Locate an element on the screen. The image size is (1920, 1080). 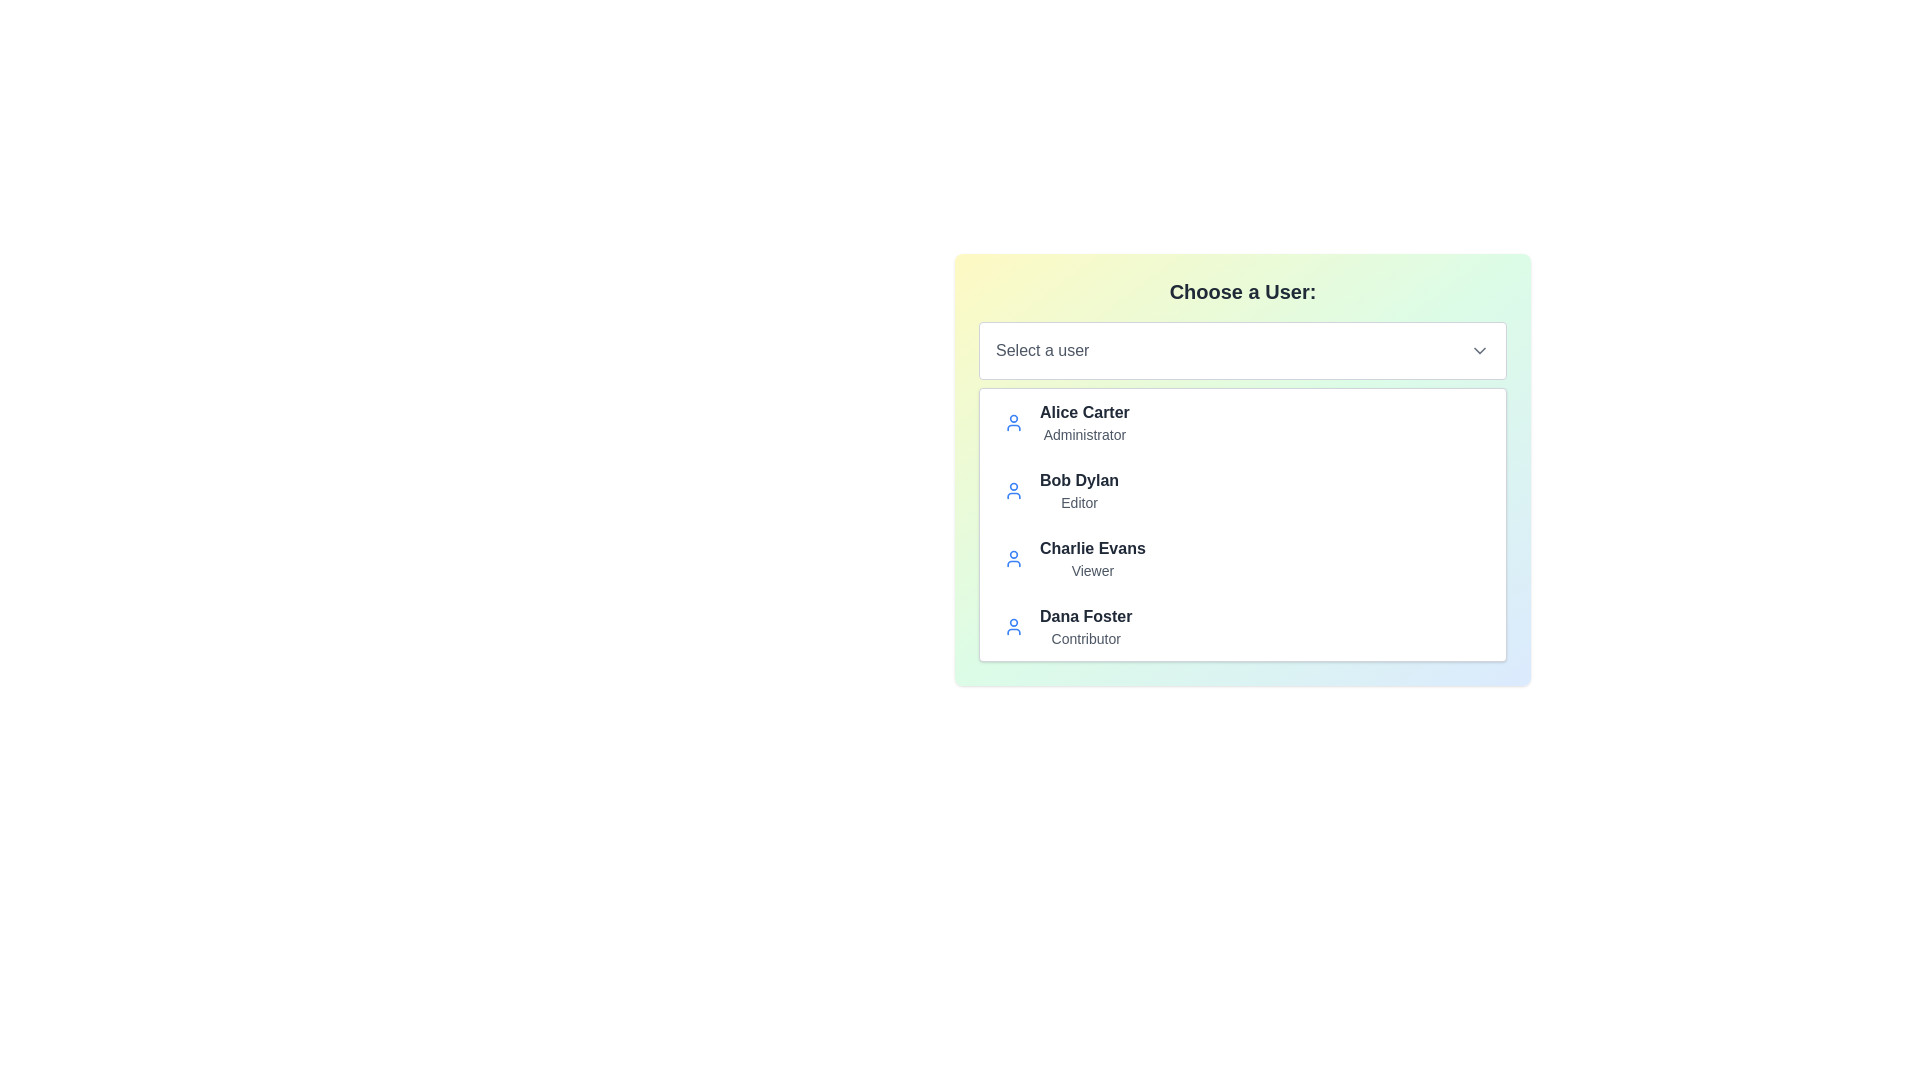
the label indicating the role 'Administrator' for user 'Alice Carter' located below the user's name in the dropdown list is located at coordinates (1083, 434).